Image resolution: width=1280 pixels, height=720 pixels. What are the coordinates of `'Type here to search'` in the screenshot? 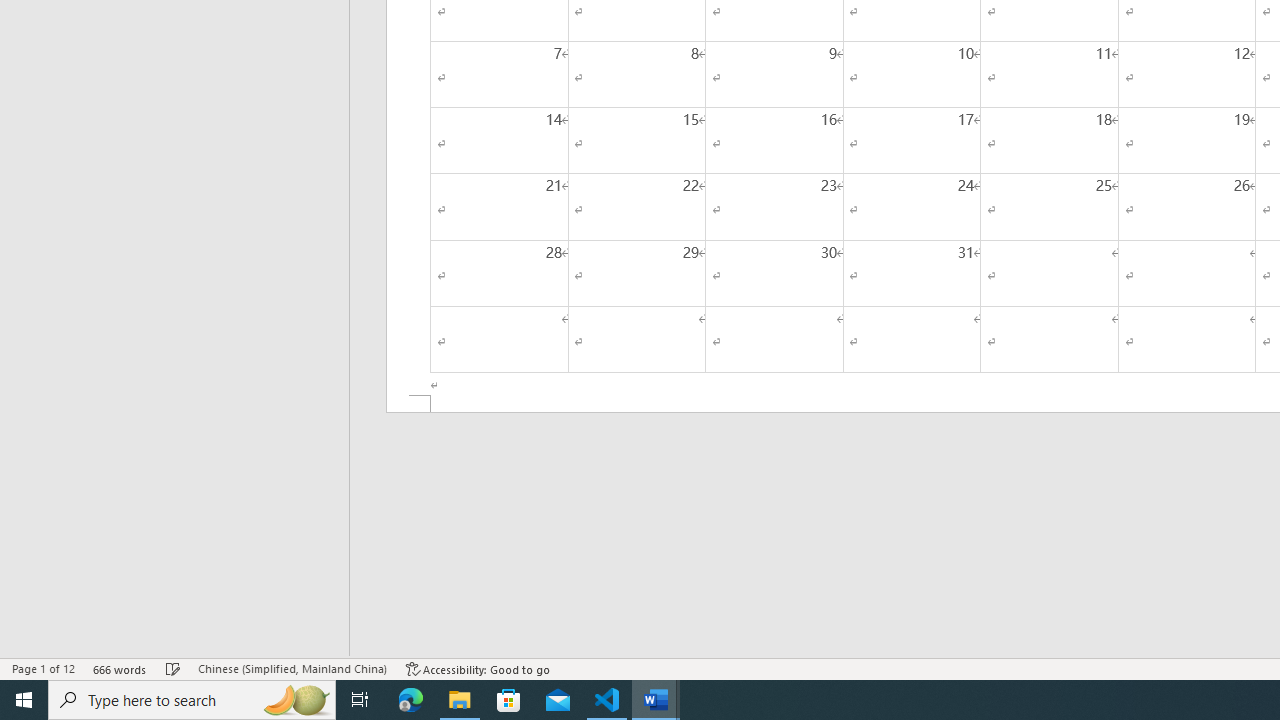 It's located at (192, 698).